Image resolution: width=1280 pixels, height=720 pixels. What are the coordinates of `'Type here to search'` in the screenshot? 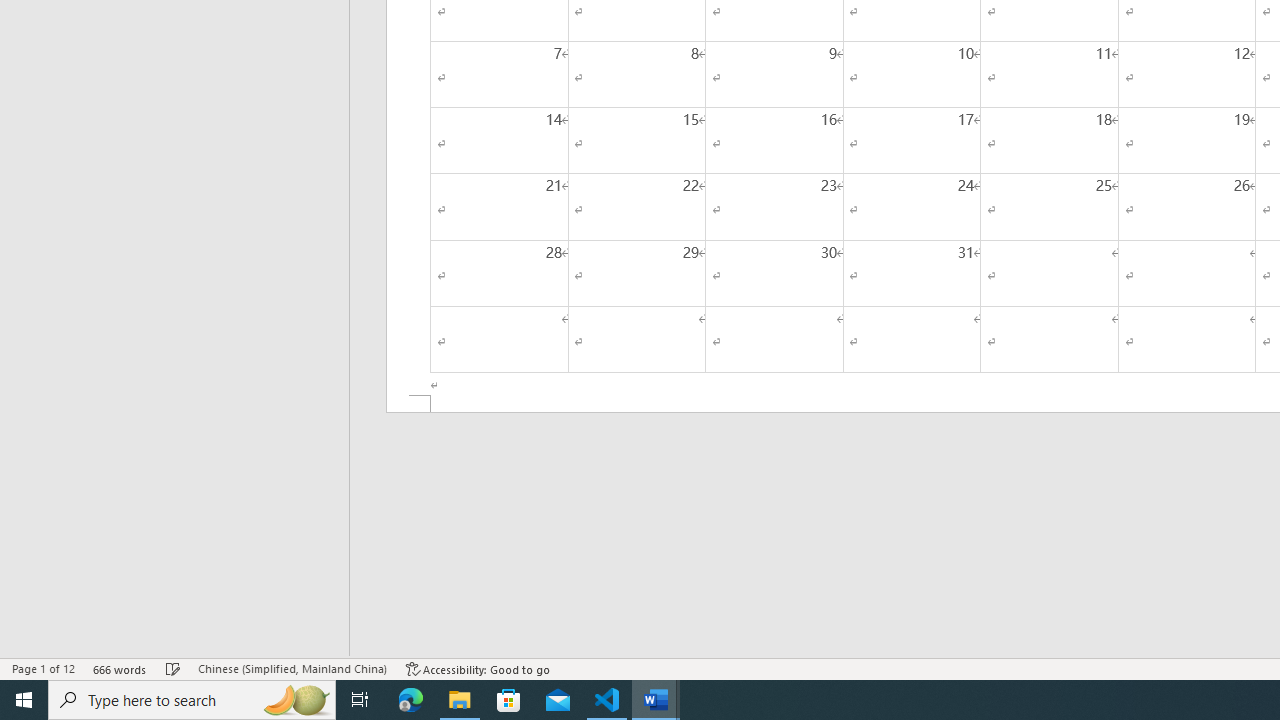 It's located at (192, 698).